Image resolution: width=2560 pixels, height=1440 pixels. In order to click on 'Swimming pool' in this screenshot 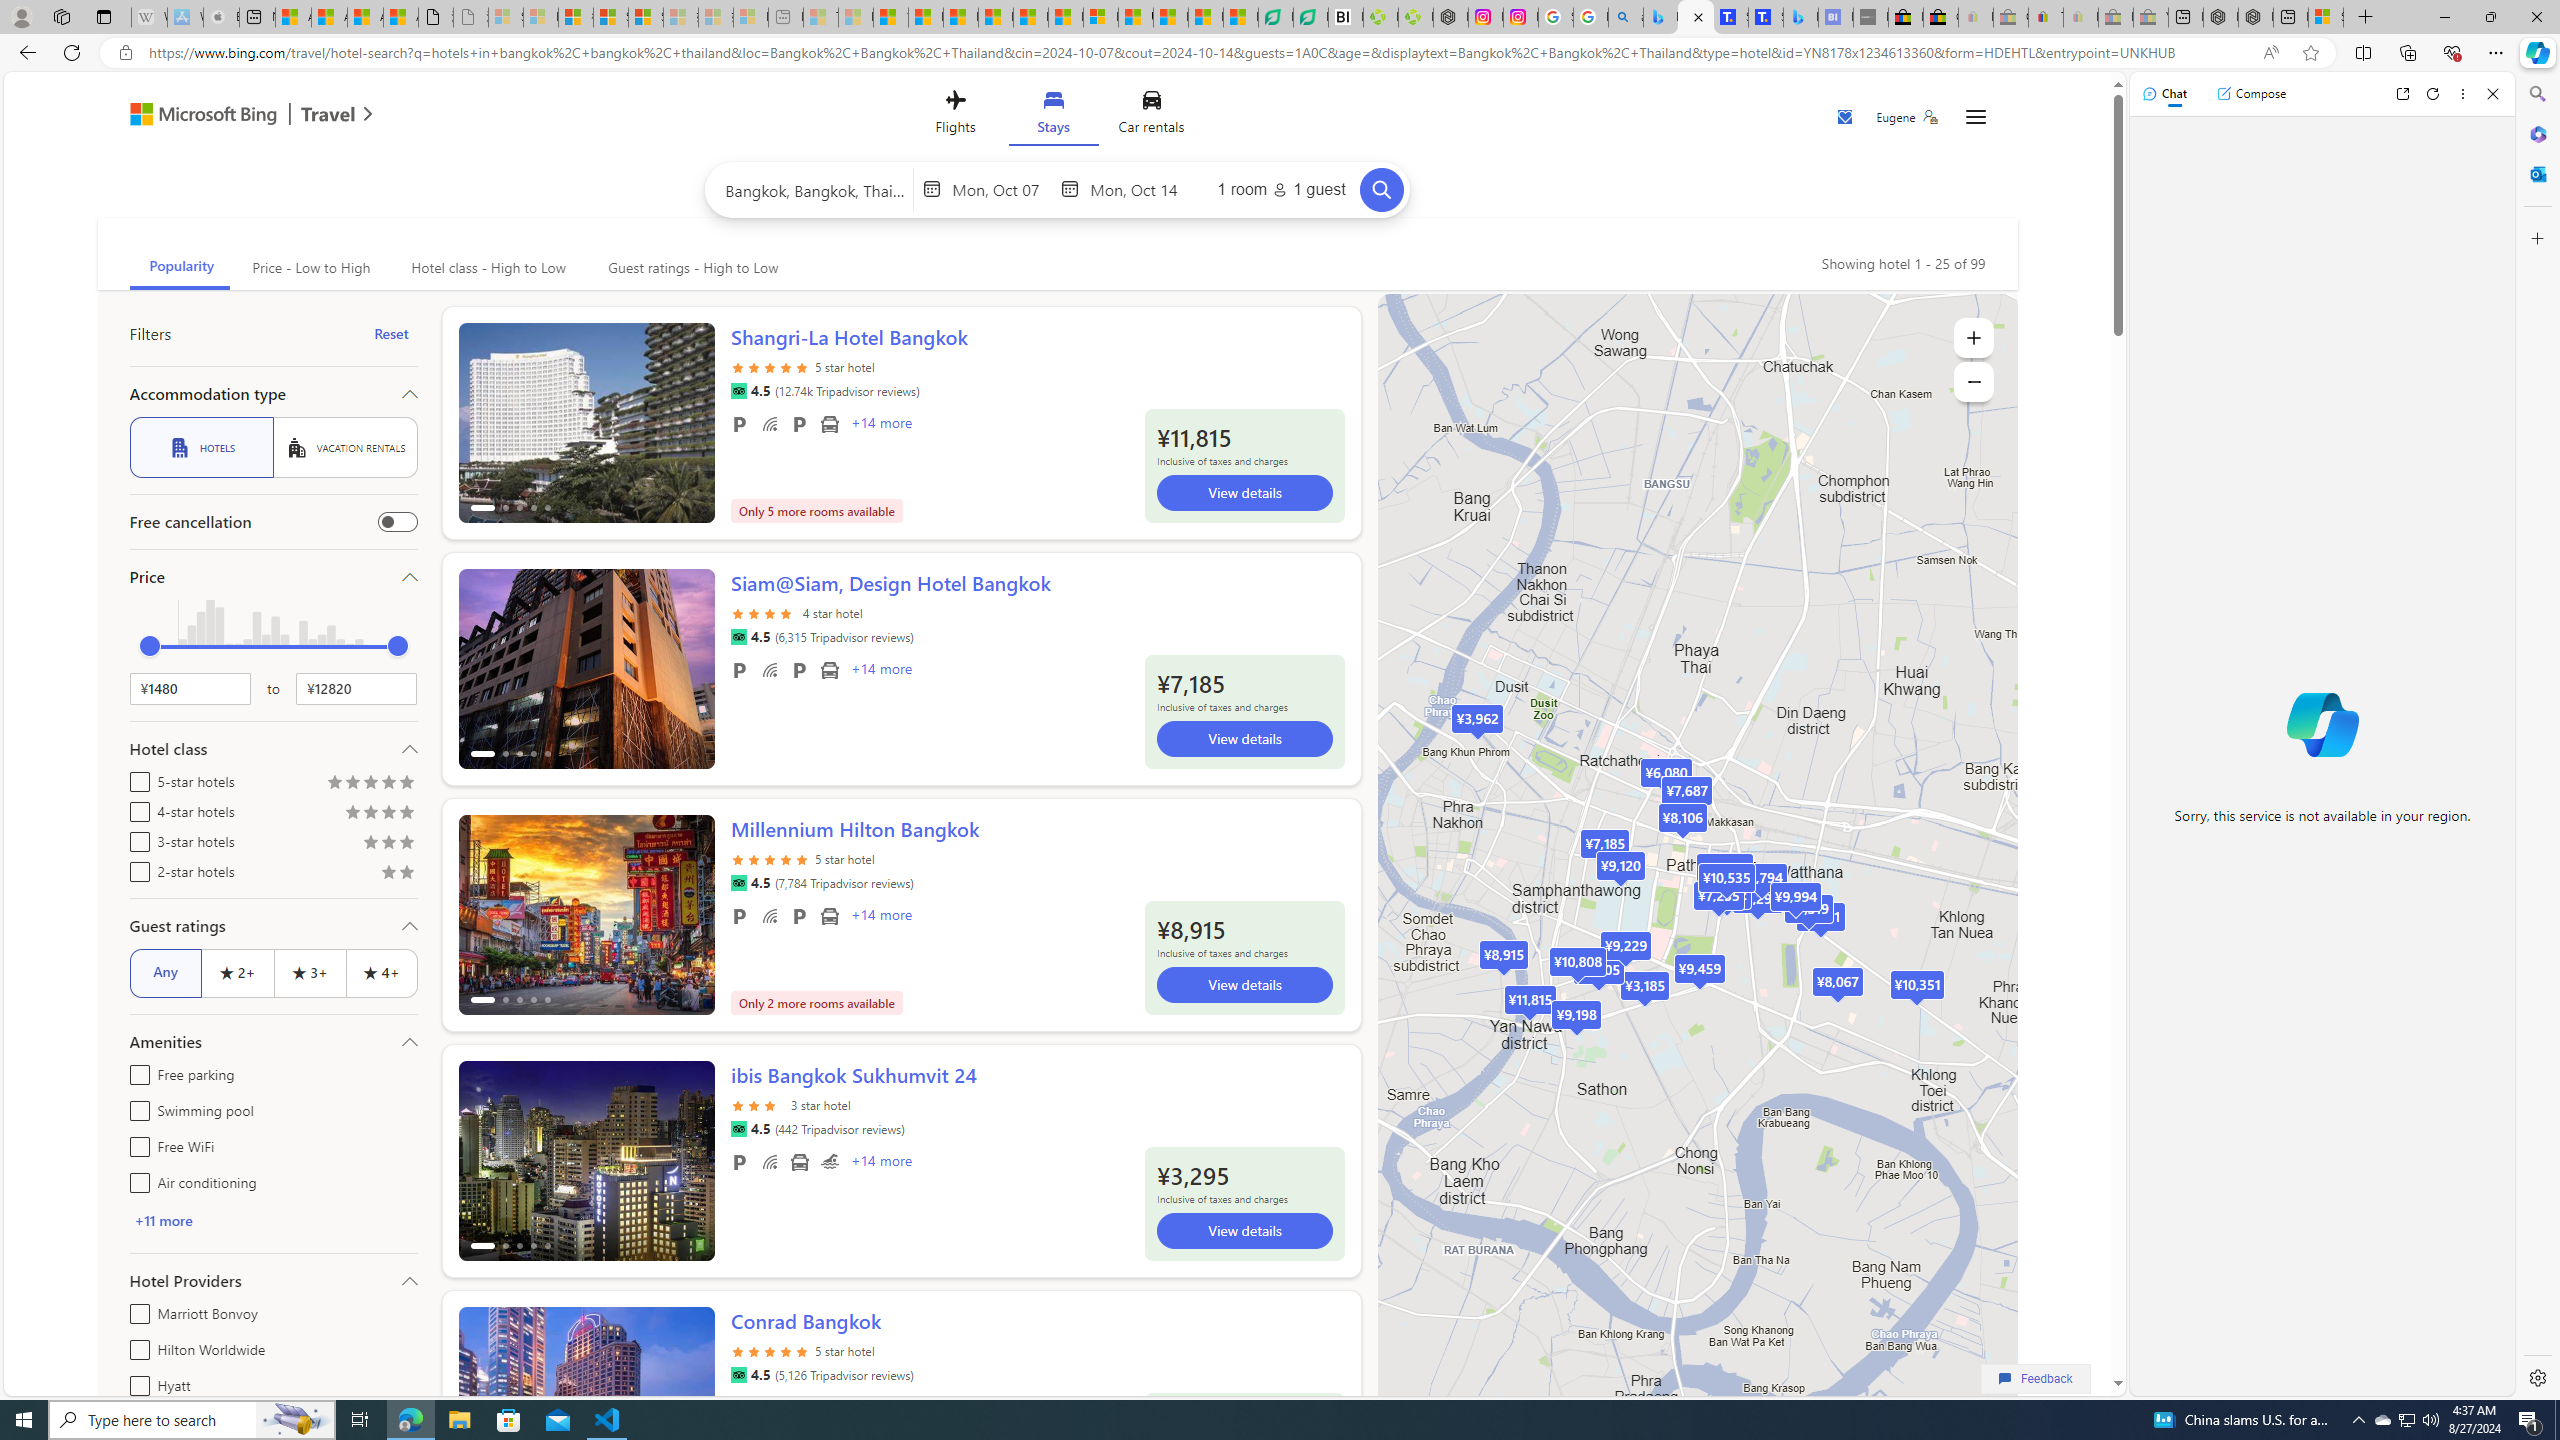, I will do `click(134, 1107)`.